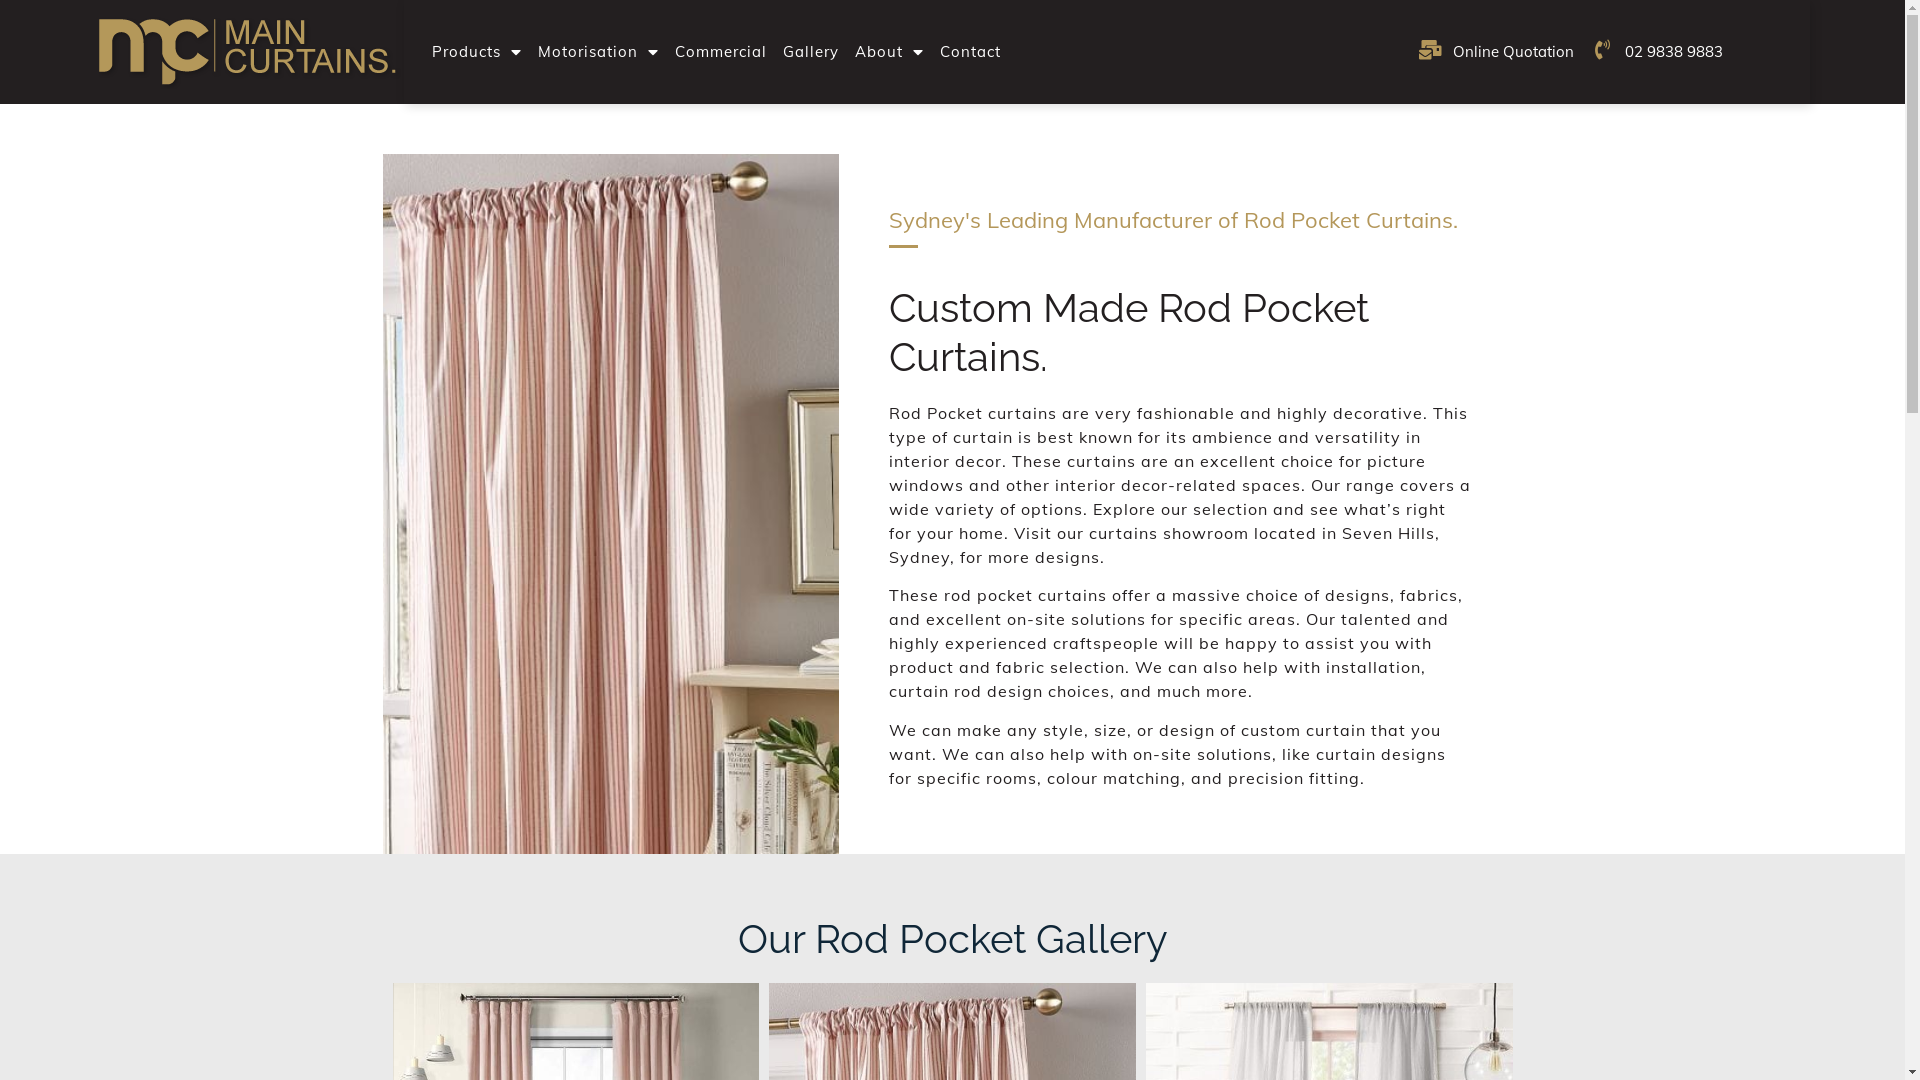 Image resolution: width=1920 pixels, height=1080 pixels. What do you see at coordinates (720, 50) in the screenshot?
I see `'Commercial'` at bounding box center [720, 50].